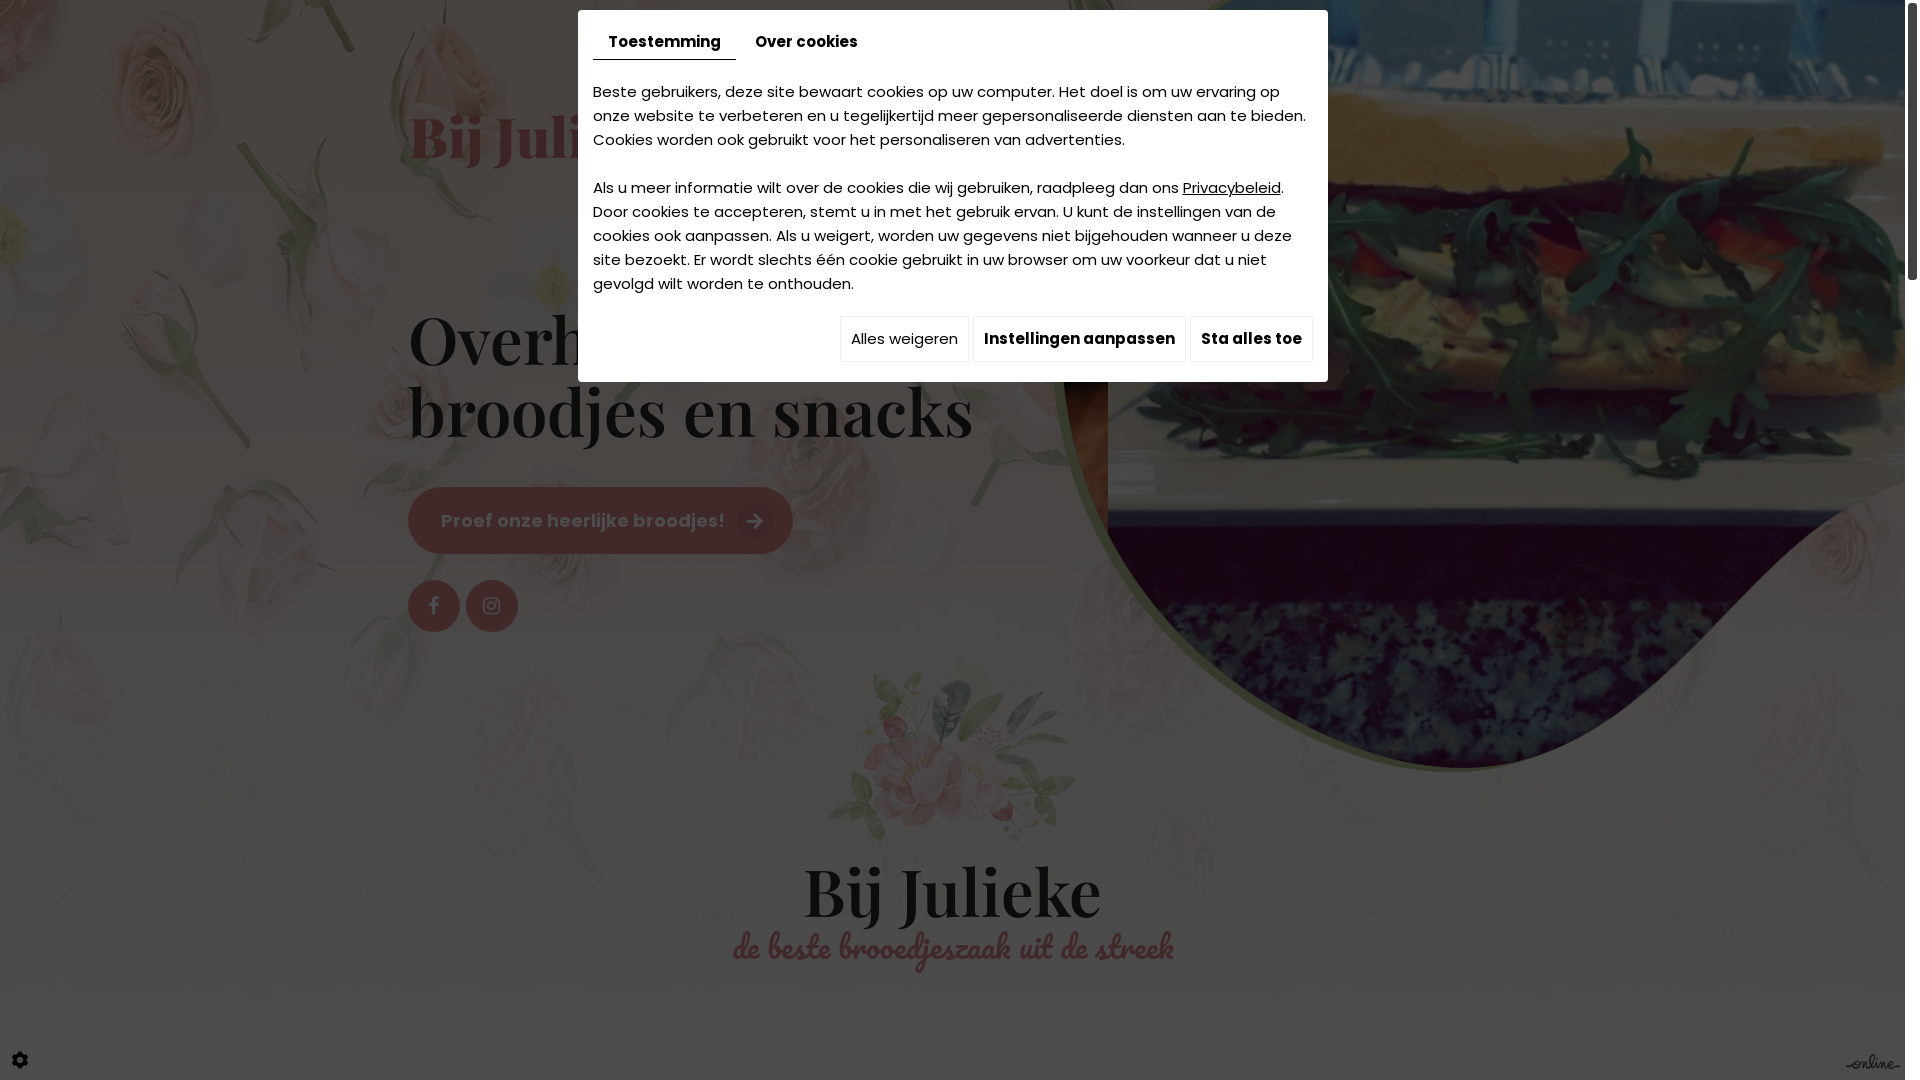 The width and height of the screenshot is (1920, 1080). What do you see at coordinates (1077, 338) in the screenshot?
I see `'Instellingen aanpassen'` at bounding box center [1077, 338].